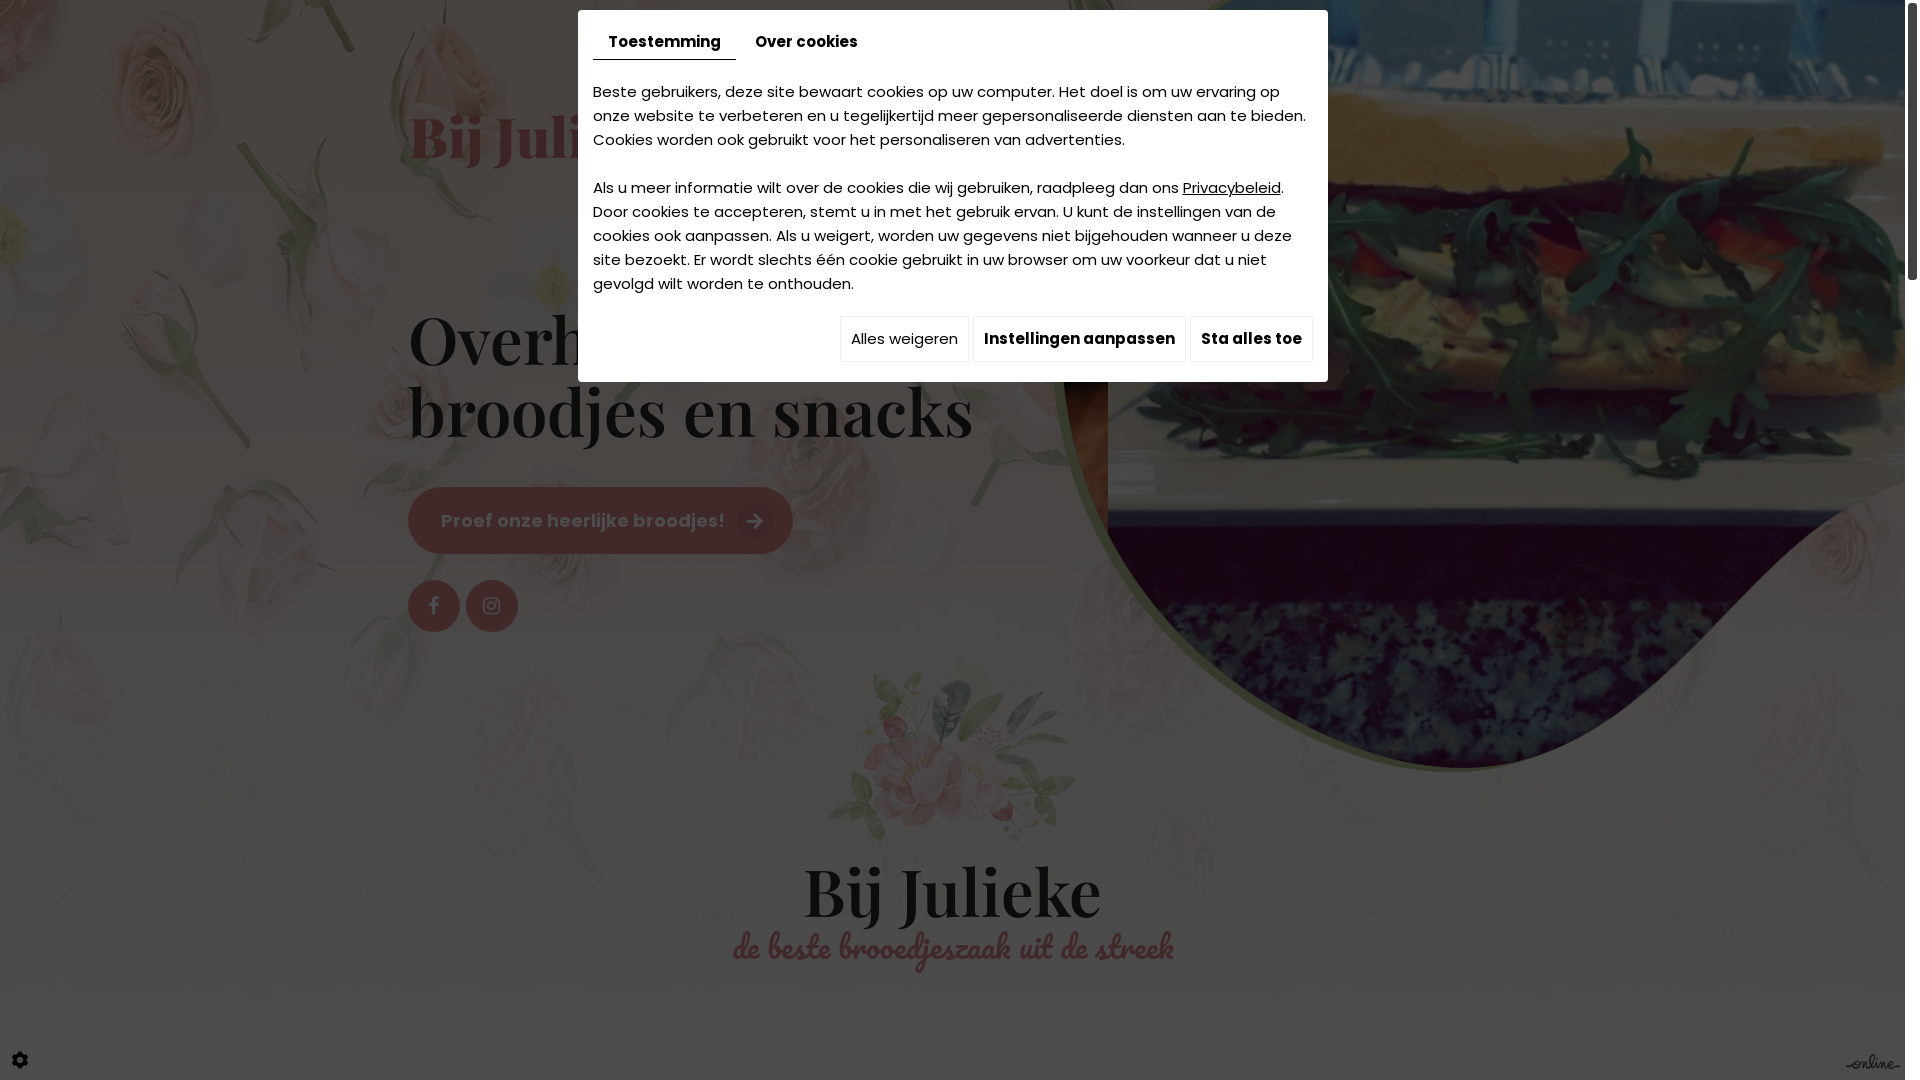 The width and height of the screenshot is (1920, 1080). What do you see at coordinates (1077, 338) in the screenshot?
I see `'Instellingen aanpassen'` at bounding box center [1077, 338].